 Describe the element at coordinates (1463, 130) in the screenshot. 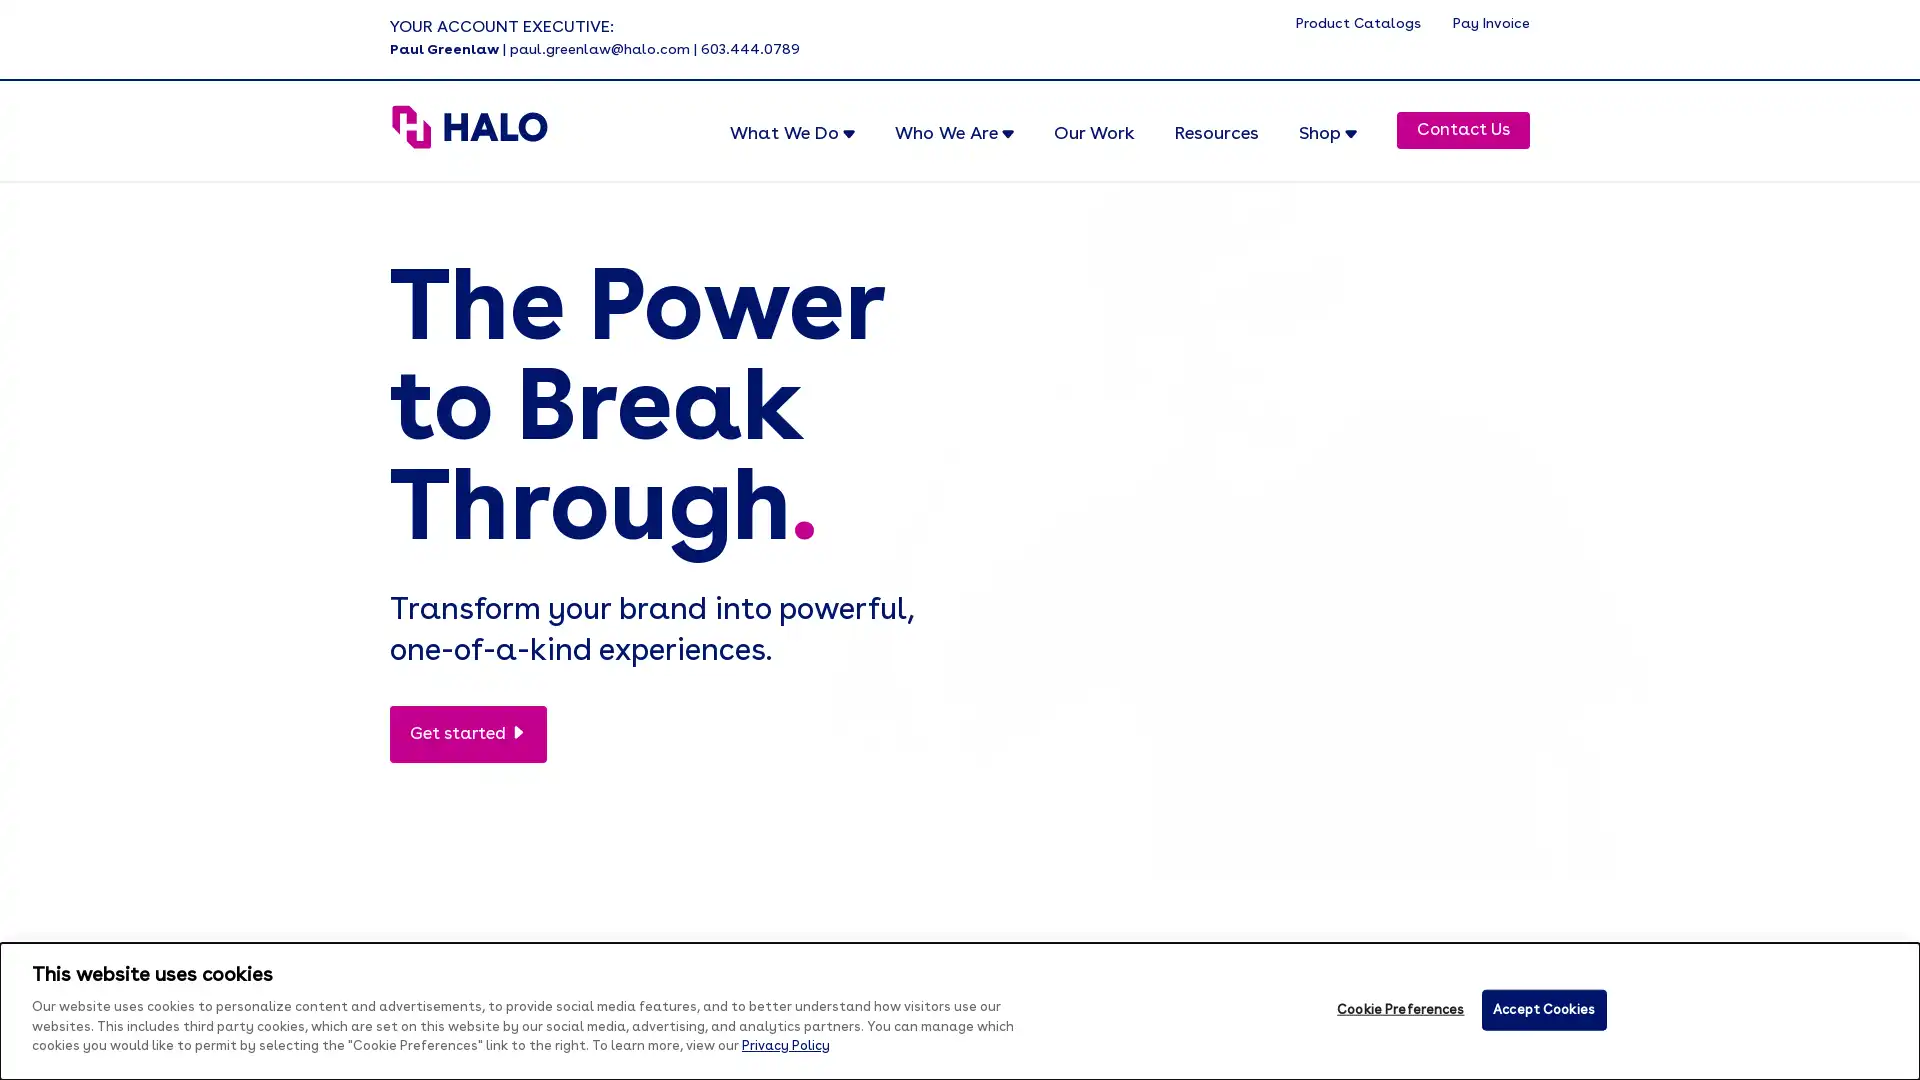

I see `Contact Us` at that location.